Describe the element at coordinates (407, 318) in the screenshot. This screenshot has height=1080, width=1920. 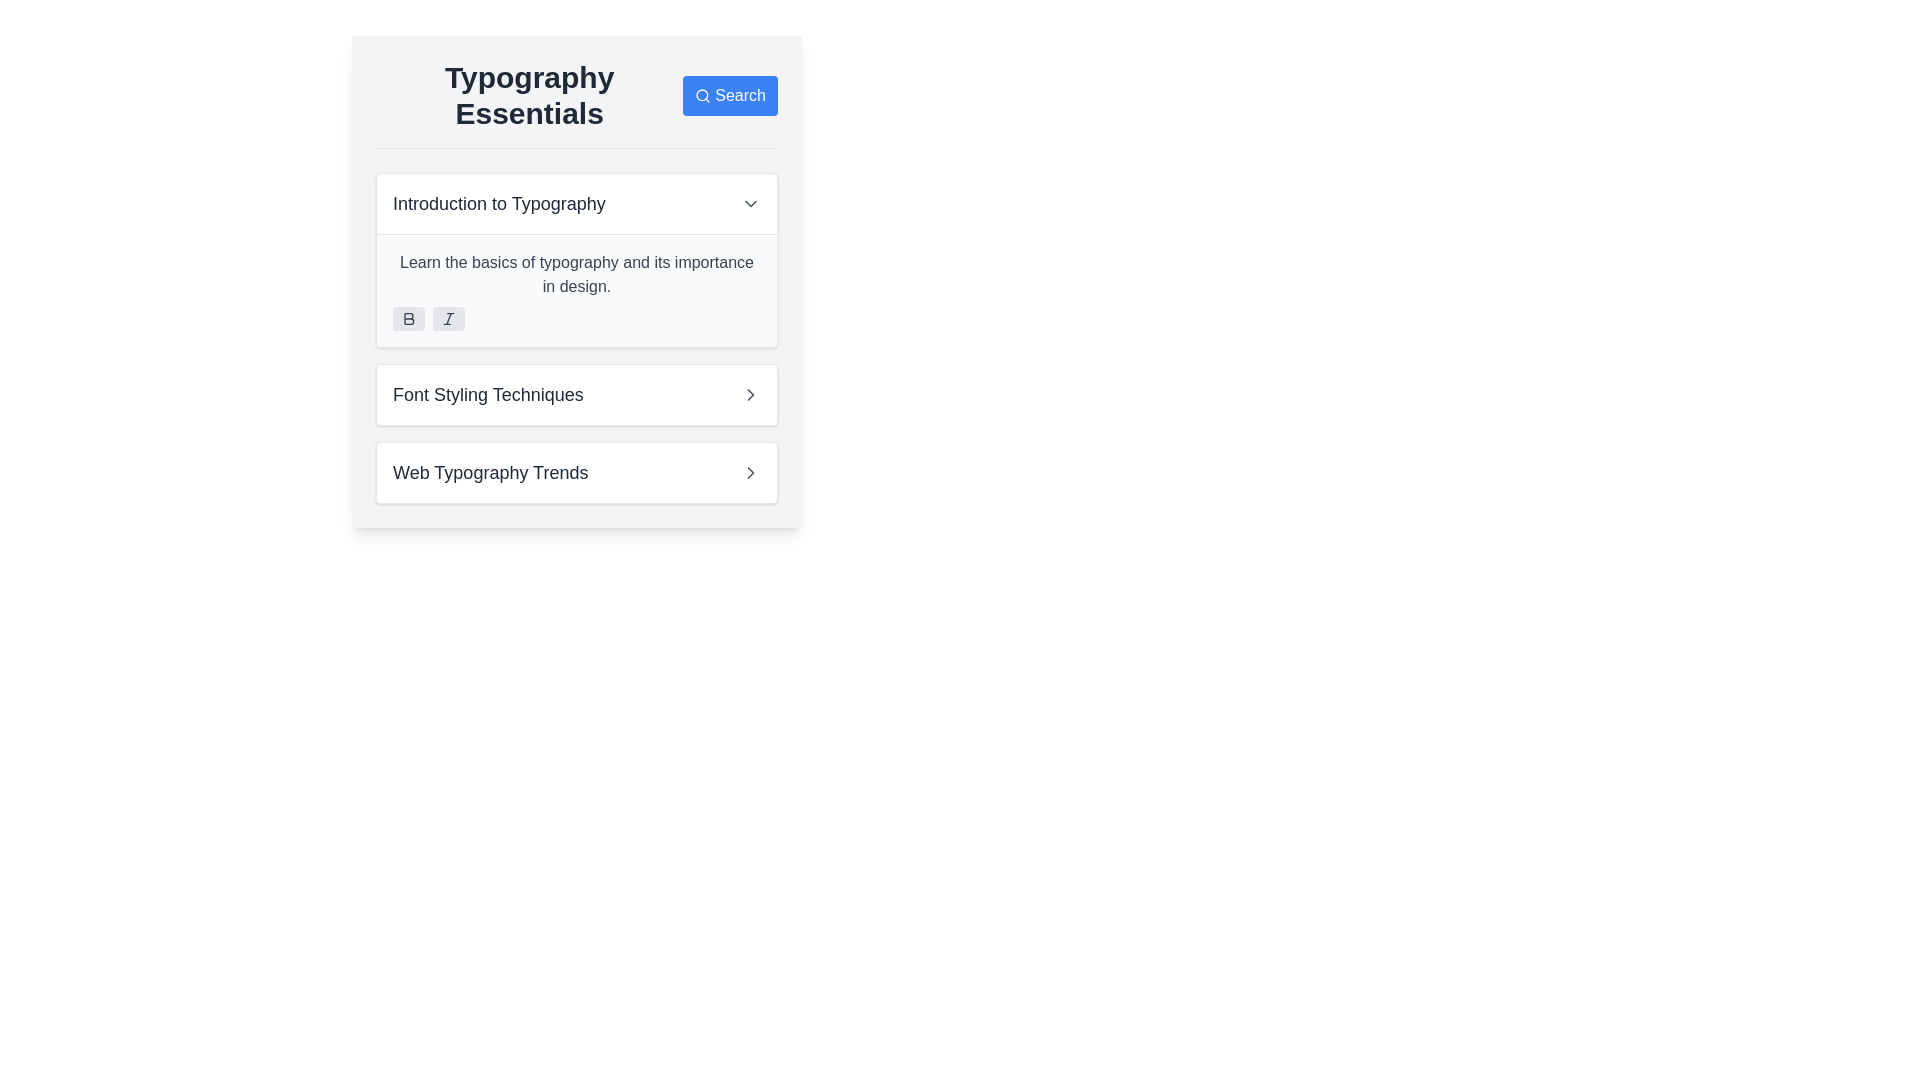
I see `the bold formatting icon located in the expanded 'Introduction to Typography' section` at that location.